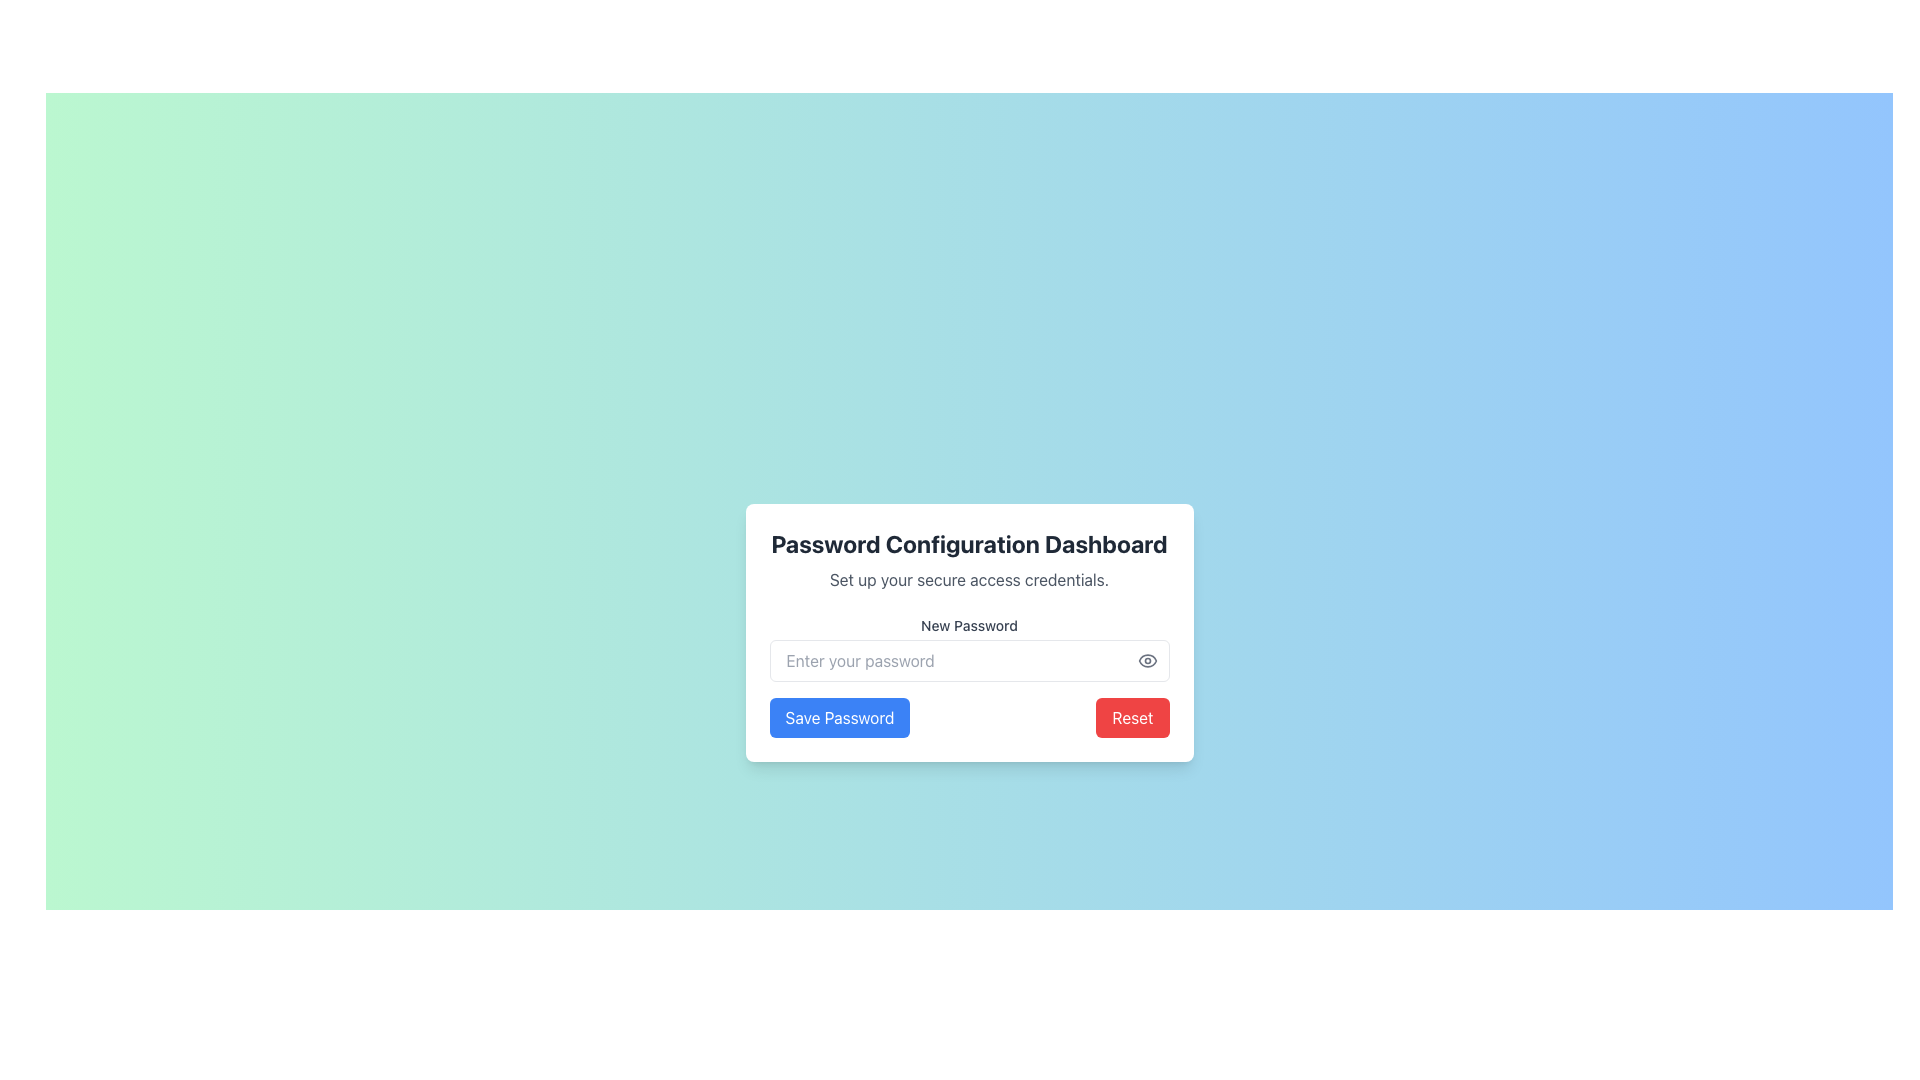 This screenshot has width=1920, height=1080. I want to click on the visibility toggle icon located on the right-most side of the password input field, so click(1147, 660).